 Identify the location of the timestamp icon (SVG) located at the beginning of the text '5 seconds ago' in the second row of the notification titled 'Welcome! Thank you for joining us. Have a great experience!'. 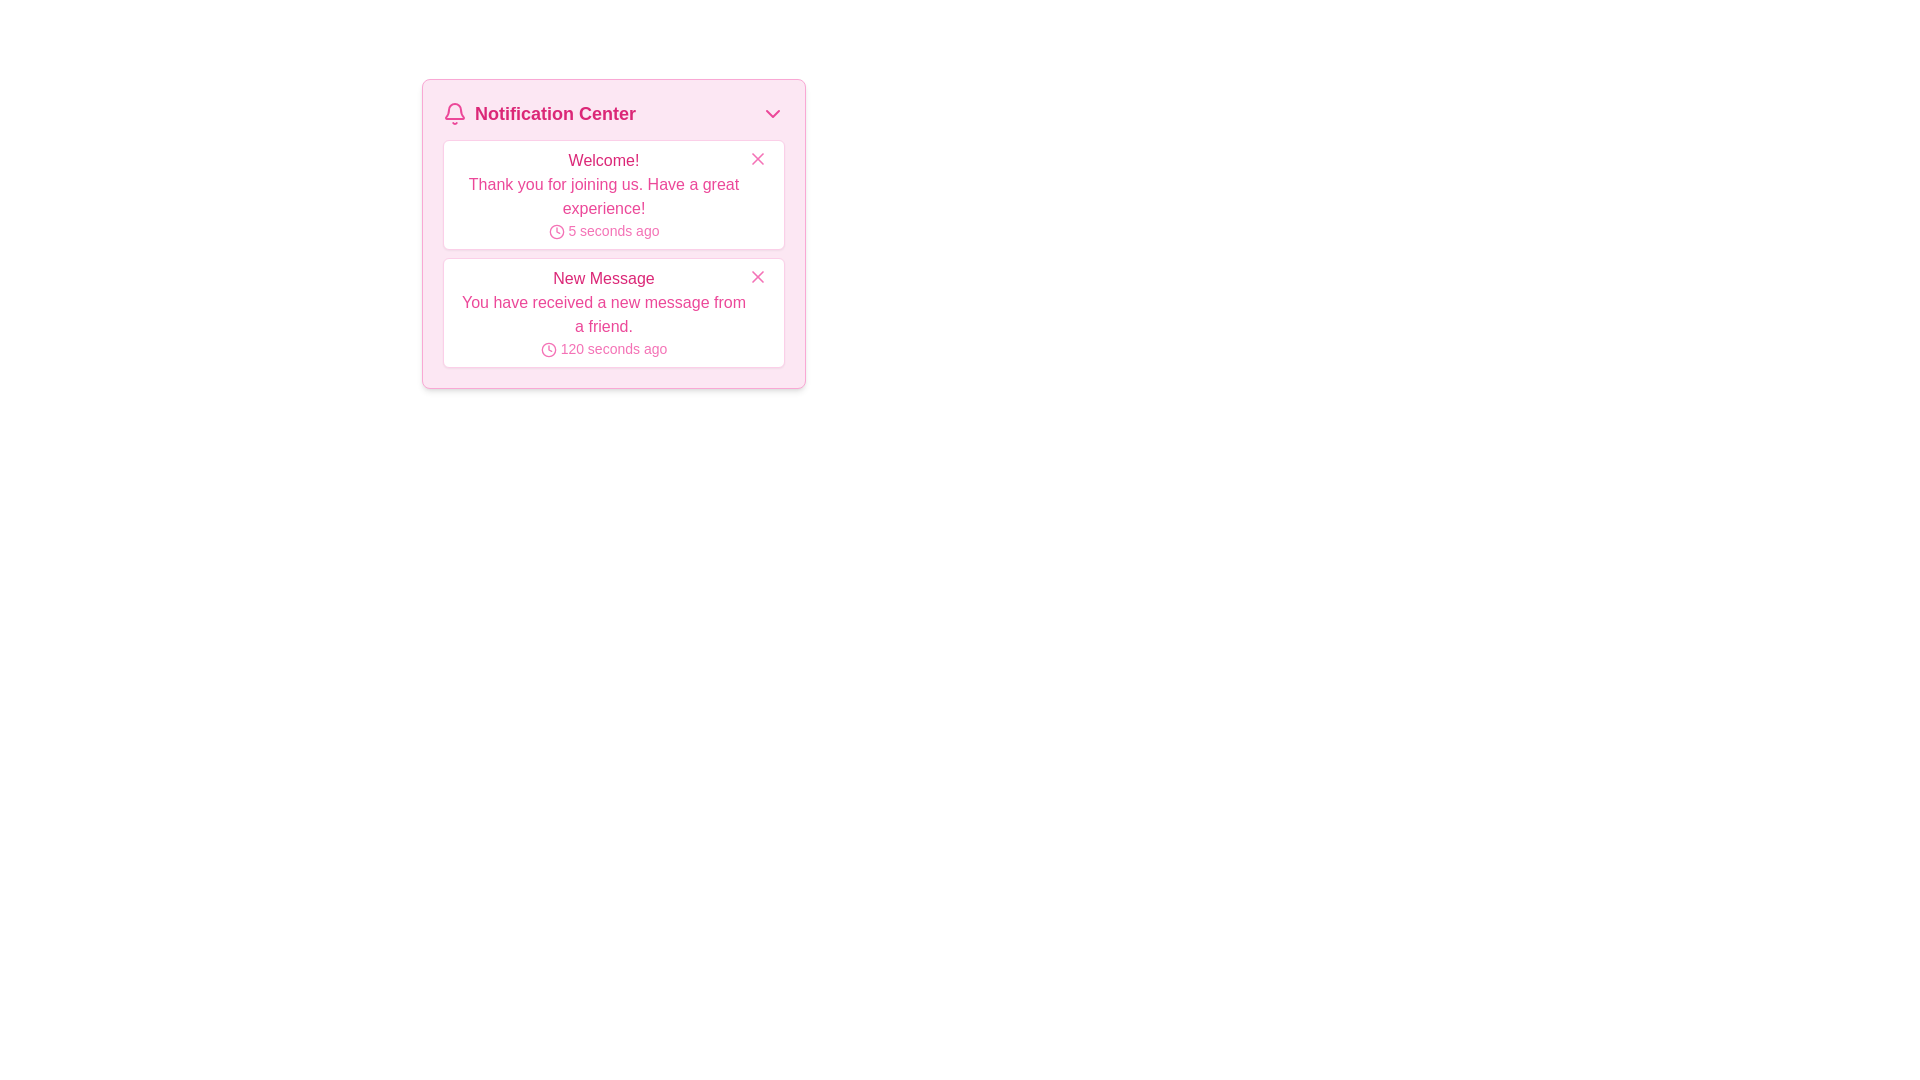
(556, 231).